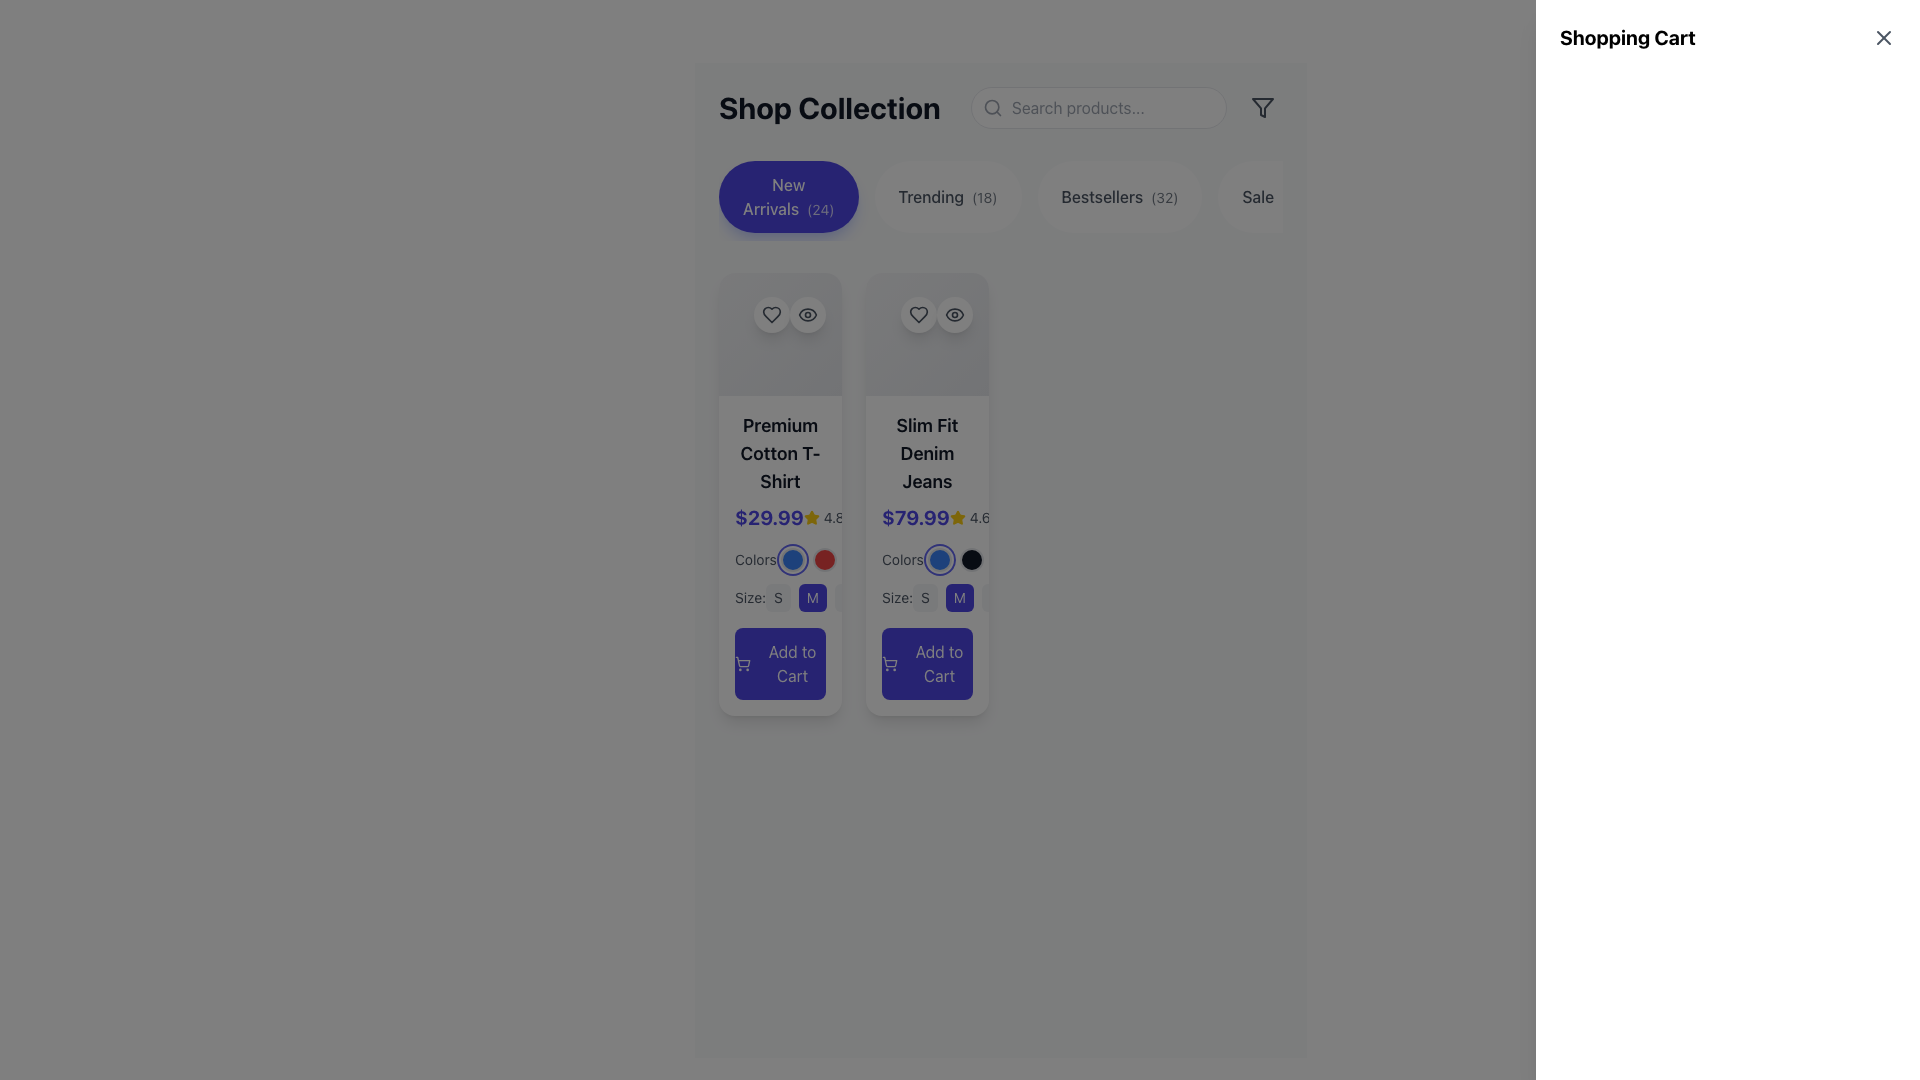 This screenshot has width=1920, height=1080. What do you see at coordinates (829, 108) in the screenshot?
I see `the 'Shop Collection' text label, which indicates the section of the content and is positioned at the top-left corner of the user interface` at bounding box center [829, 108].